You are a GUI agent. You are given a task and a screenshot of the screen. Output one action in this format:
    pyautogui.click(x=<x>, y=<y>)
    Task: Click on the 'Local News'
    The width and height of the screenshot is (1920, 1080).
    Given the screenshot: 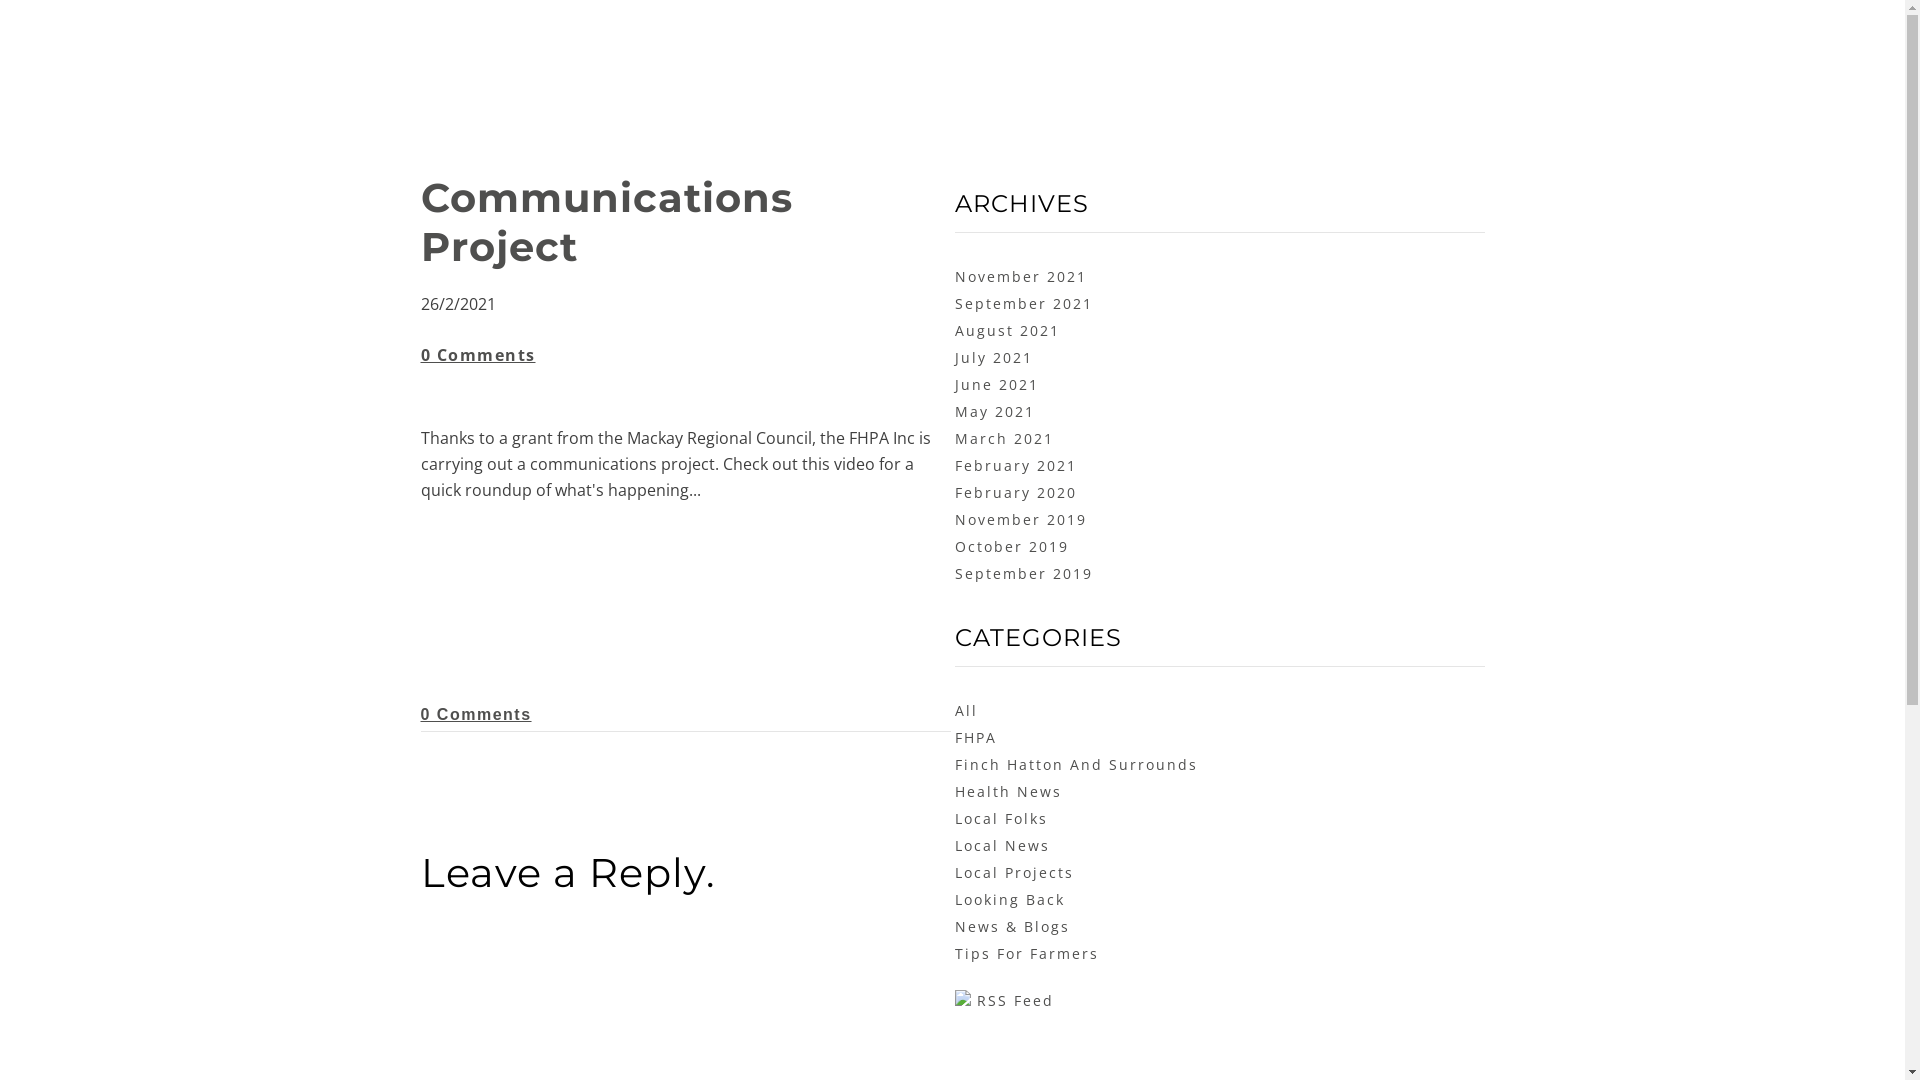 What is the action you would take?
    pyautogui.click(x=1001, y=845)
    